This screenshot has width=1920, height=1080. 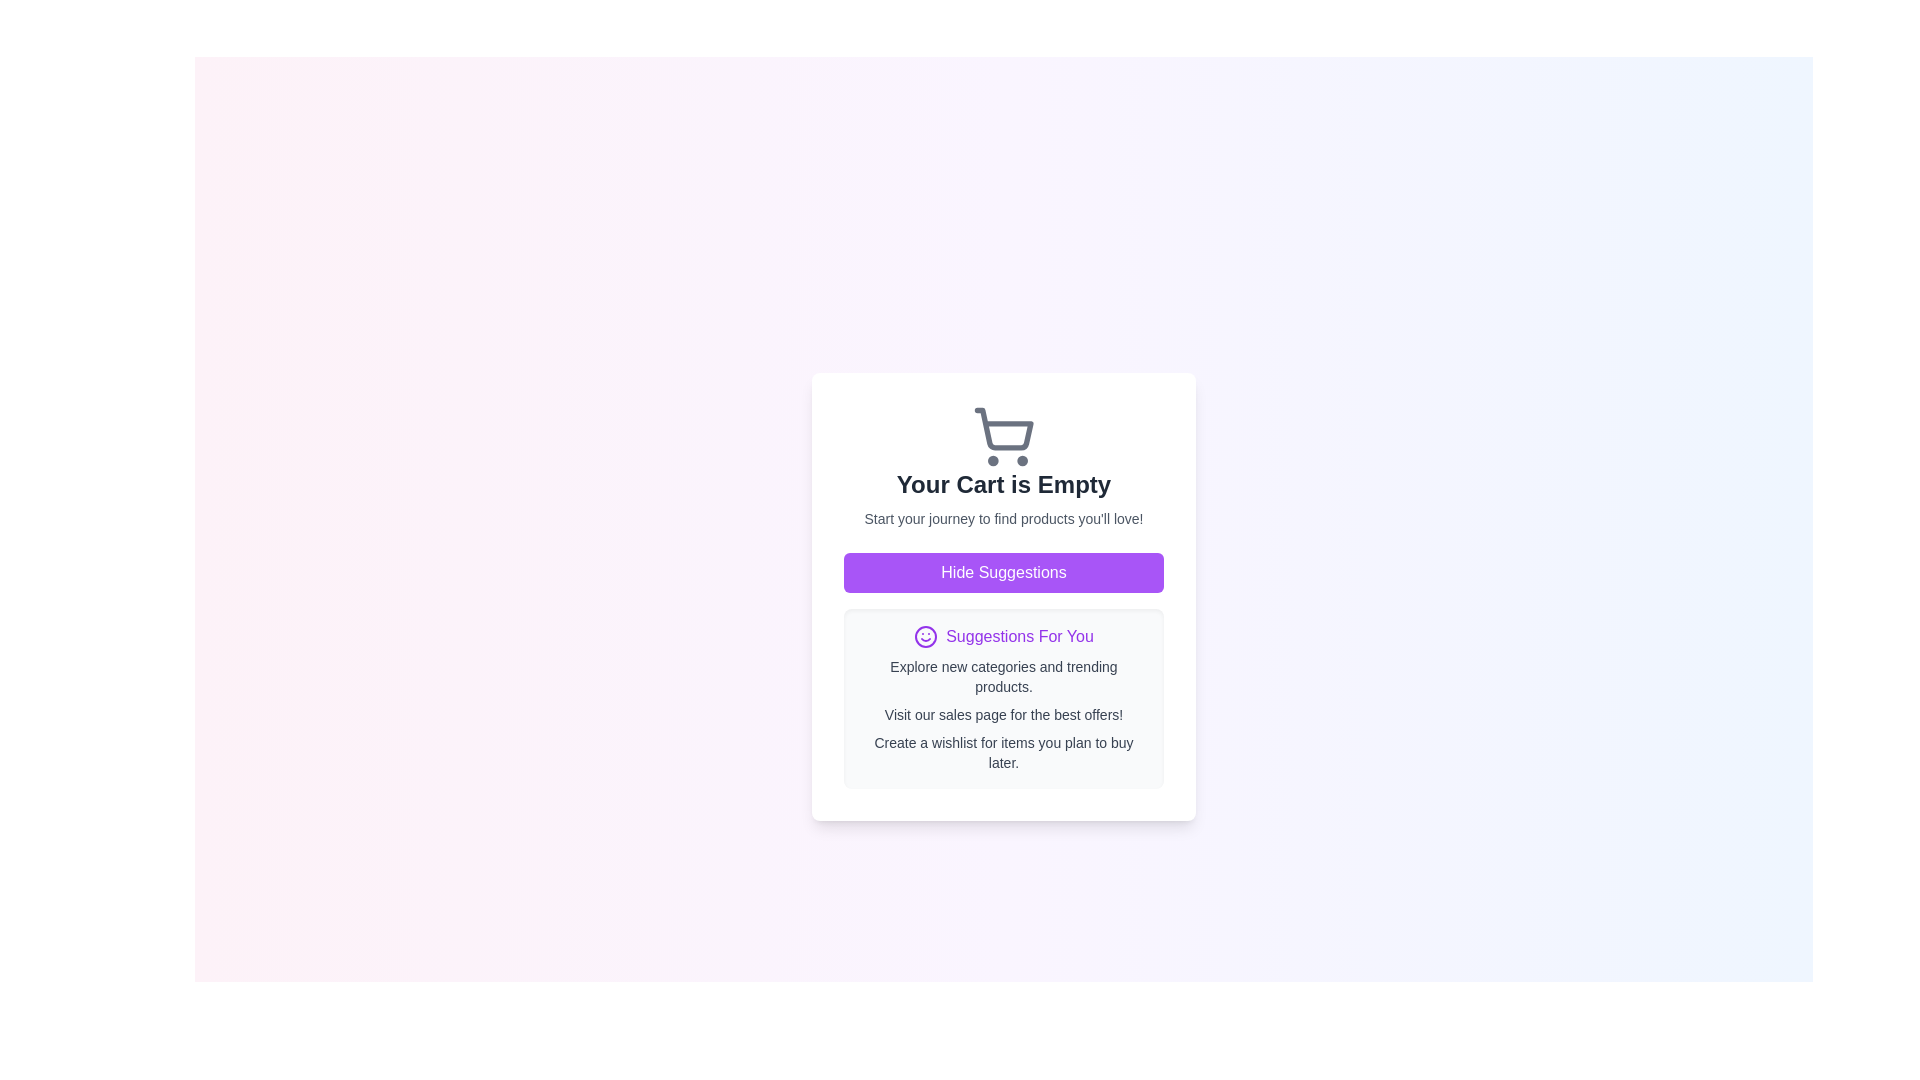 I want to click on the static text element that reads 'Create a wishlist for items you plan to buy later.' which is styled with a modest font in grey color and located at the bottom of a light-colored, rounded-corner suggestion box, so click(x=1003, y=752).